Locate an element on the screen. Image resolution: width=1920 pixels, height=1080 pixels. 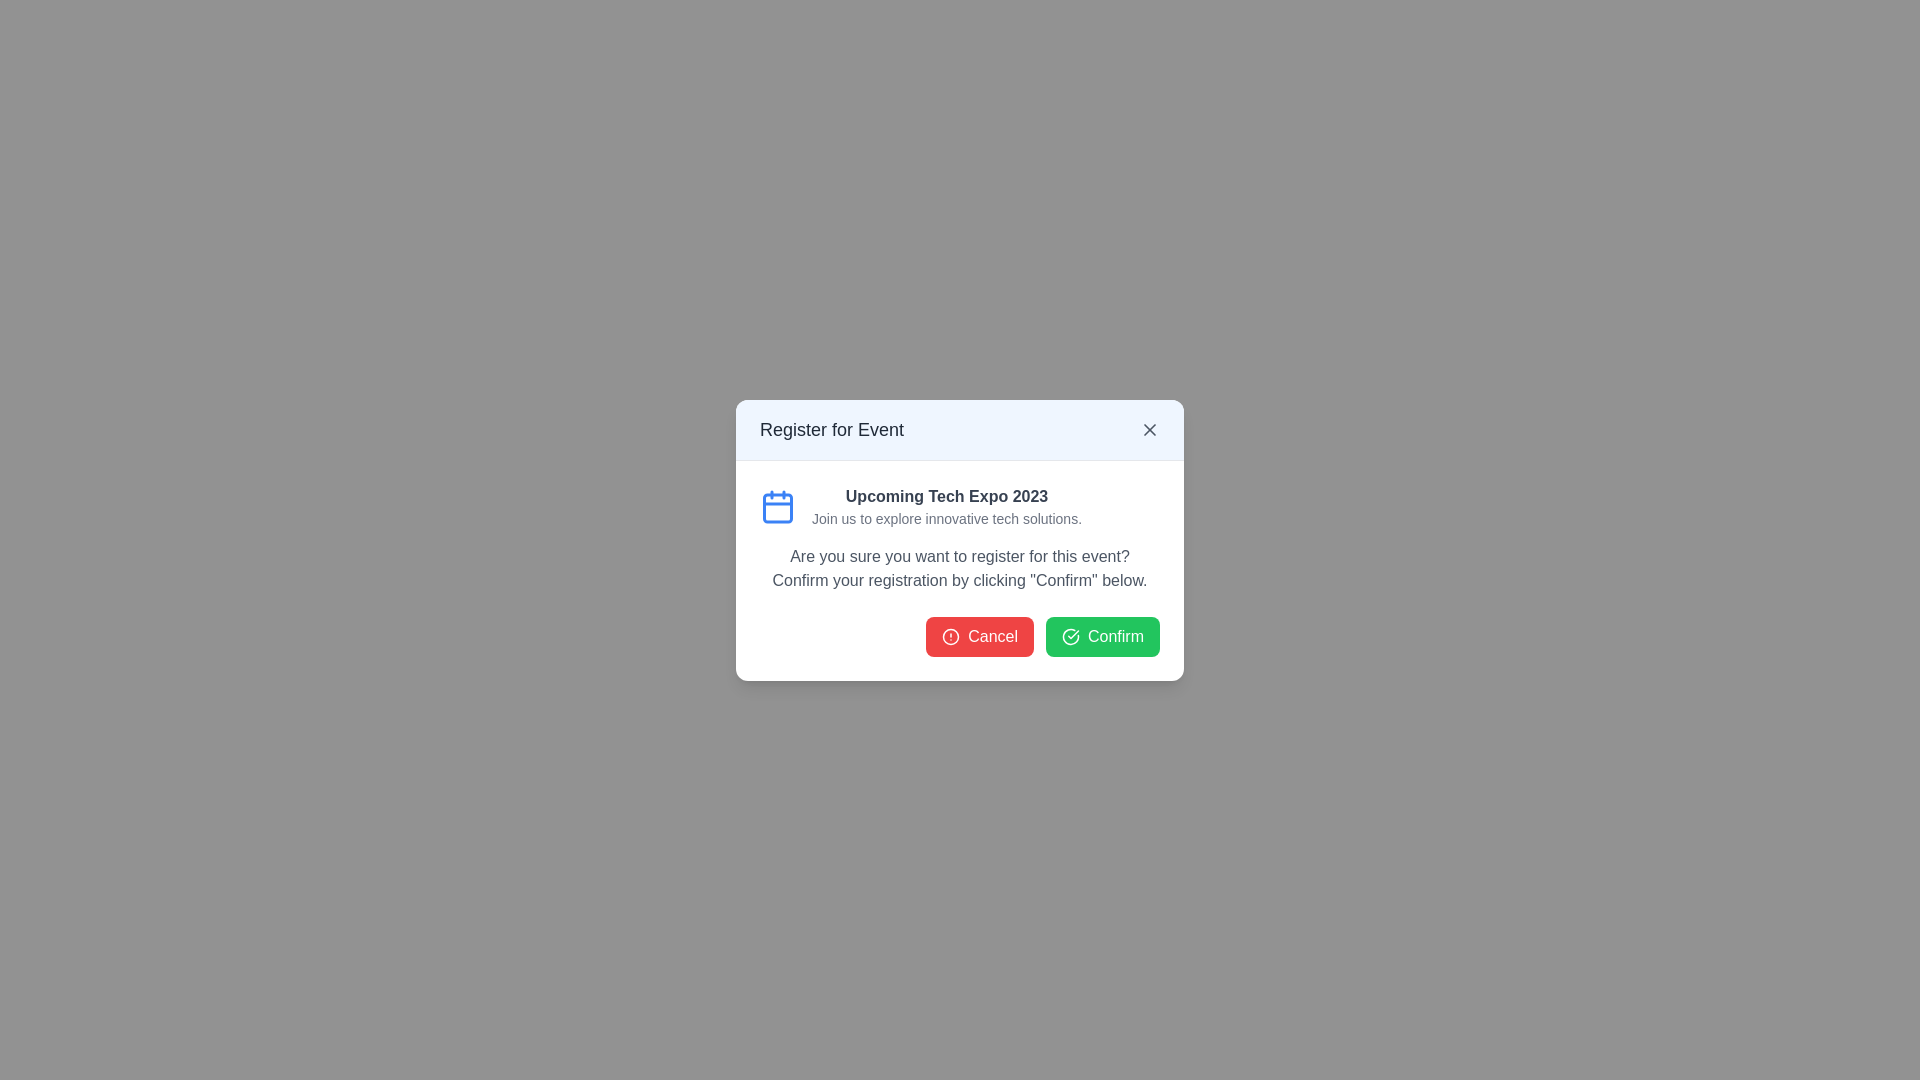
the 'Confirm' button, which is a rectangular button with a green background, white text, and a checkmark icon on the left, located at the bottom-right side of the modal is located at coordinates (1102, 636).